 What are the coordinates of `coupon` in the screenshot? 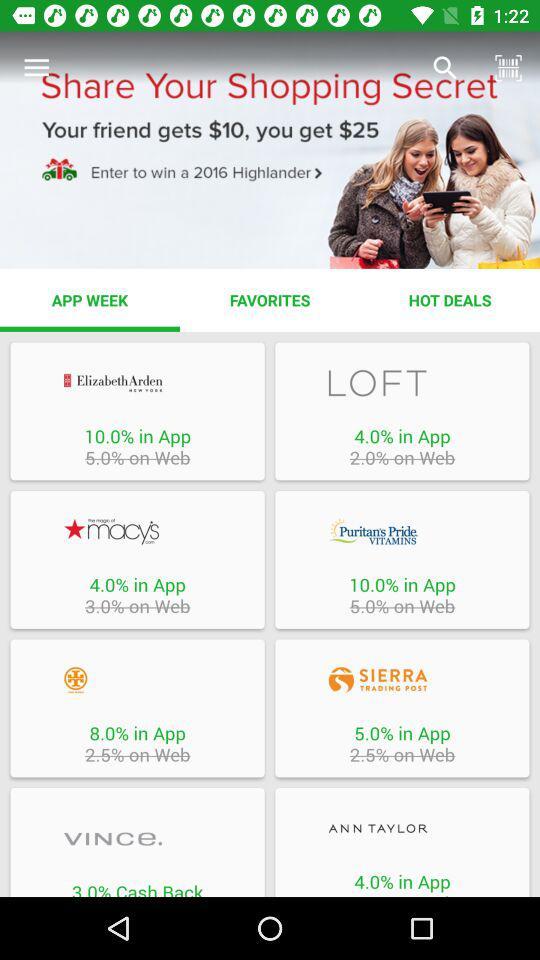 It's located at (402, 382).